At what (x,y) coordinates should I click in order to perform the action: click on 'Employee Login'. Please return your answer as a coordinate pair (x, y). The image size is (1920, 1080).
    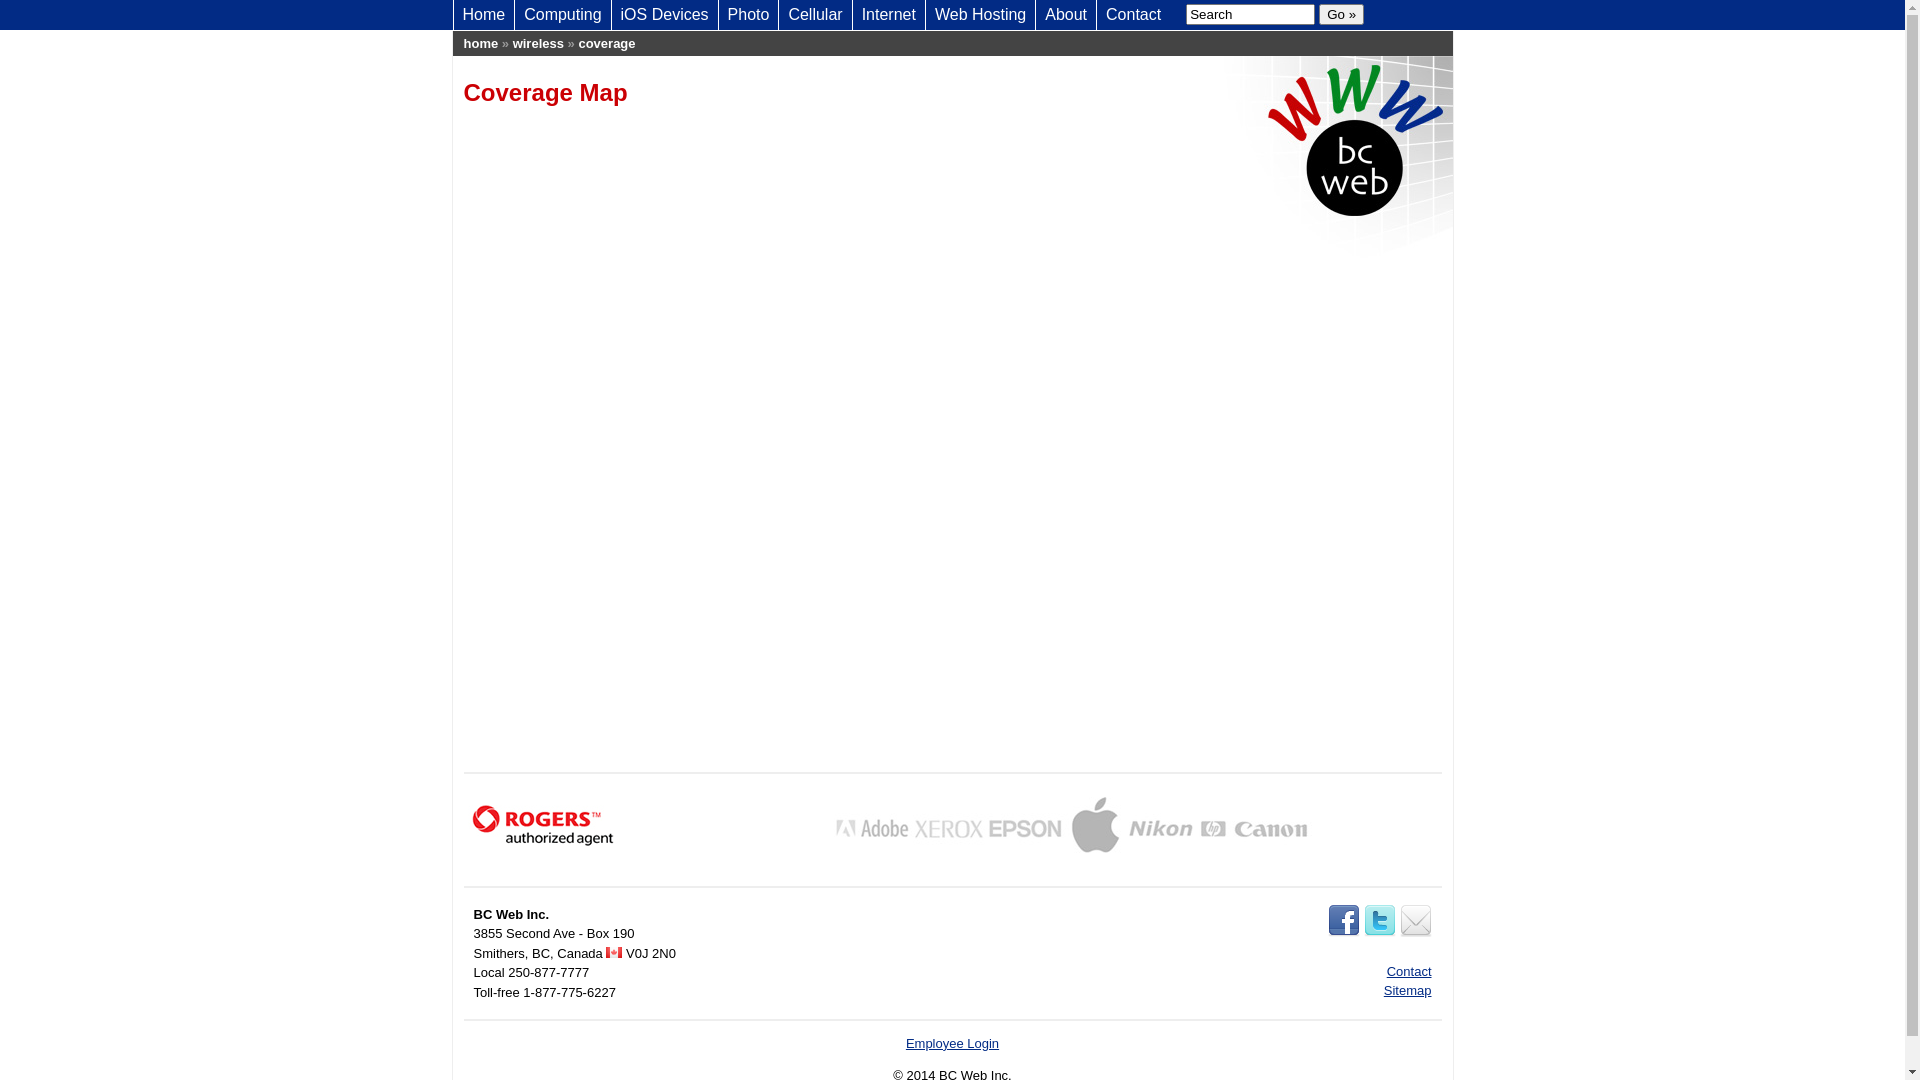
    Looking at the image, I should click on (951, 1042).